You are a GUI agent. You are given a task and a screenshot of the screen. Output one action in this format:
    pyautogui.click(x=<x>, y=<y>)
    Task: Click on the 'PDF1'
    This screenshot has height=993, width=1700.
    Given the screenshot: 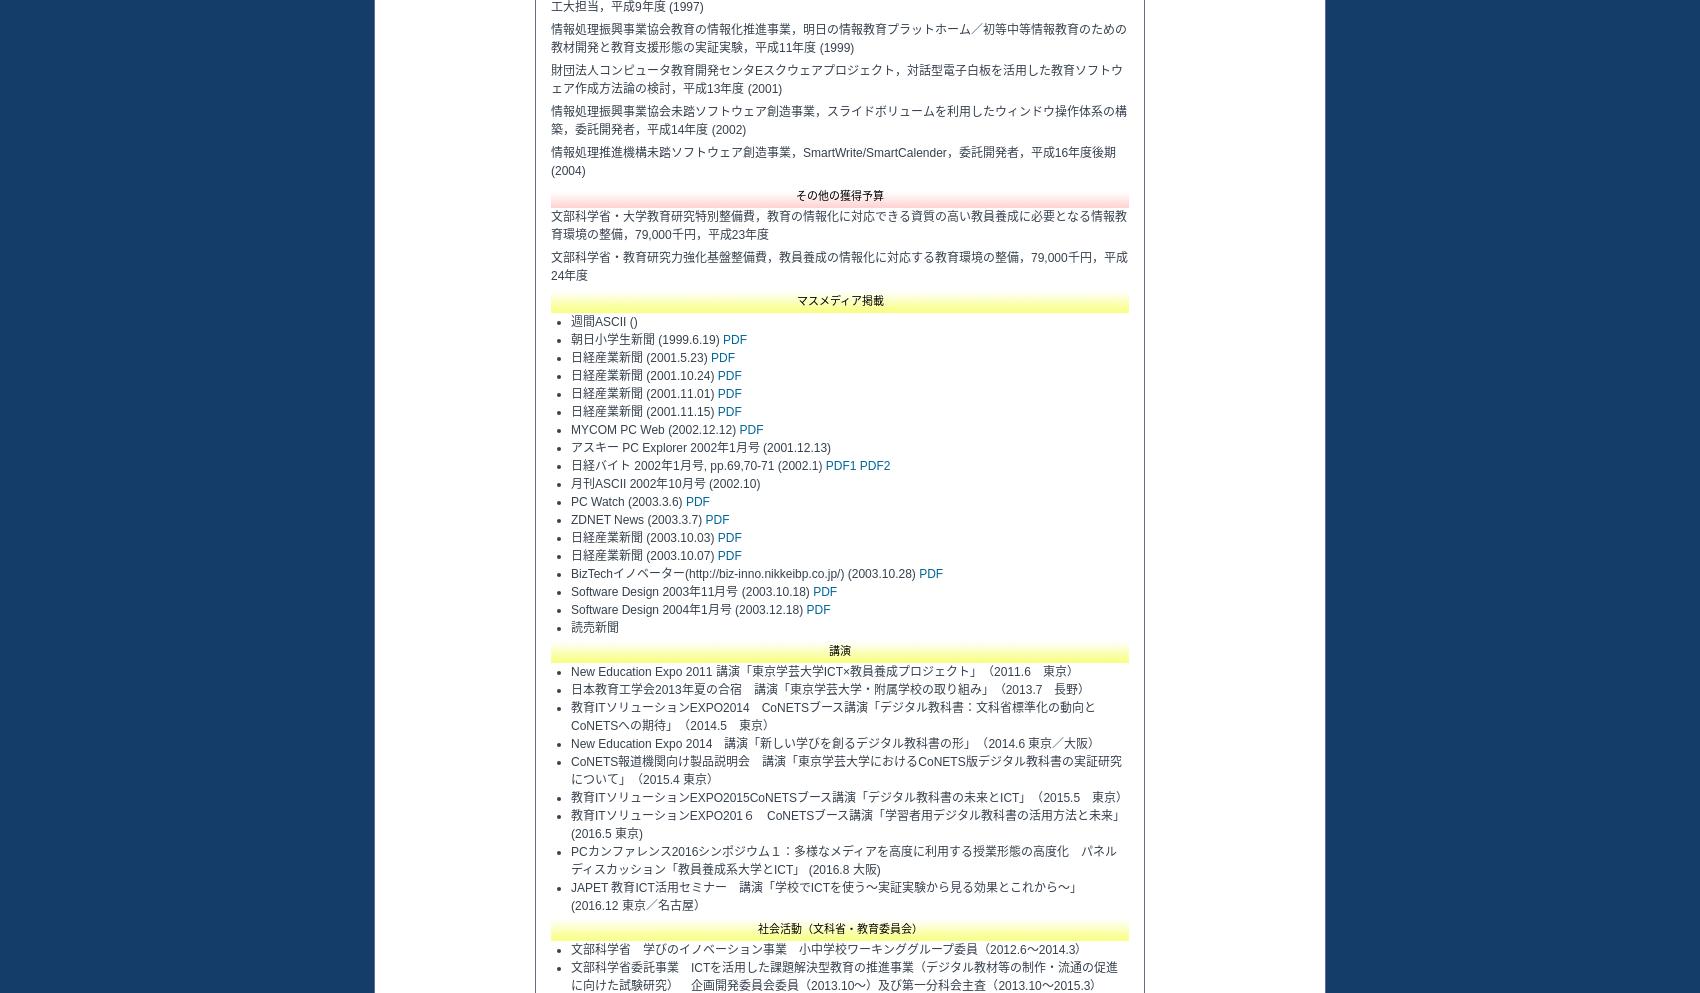 What is the action you would take?
    pyautogui.click(x=839, y=465)
    